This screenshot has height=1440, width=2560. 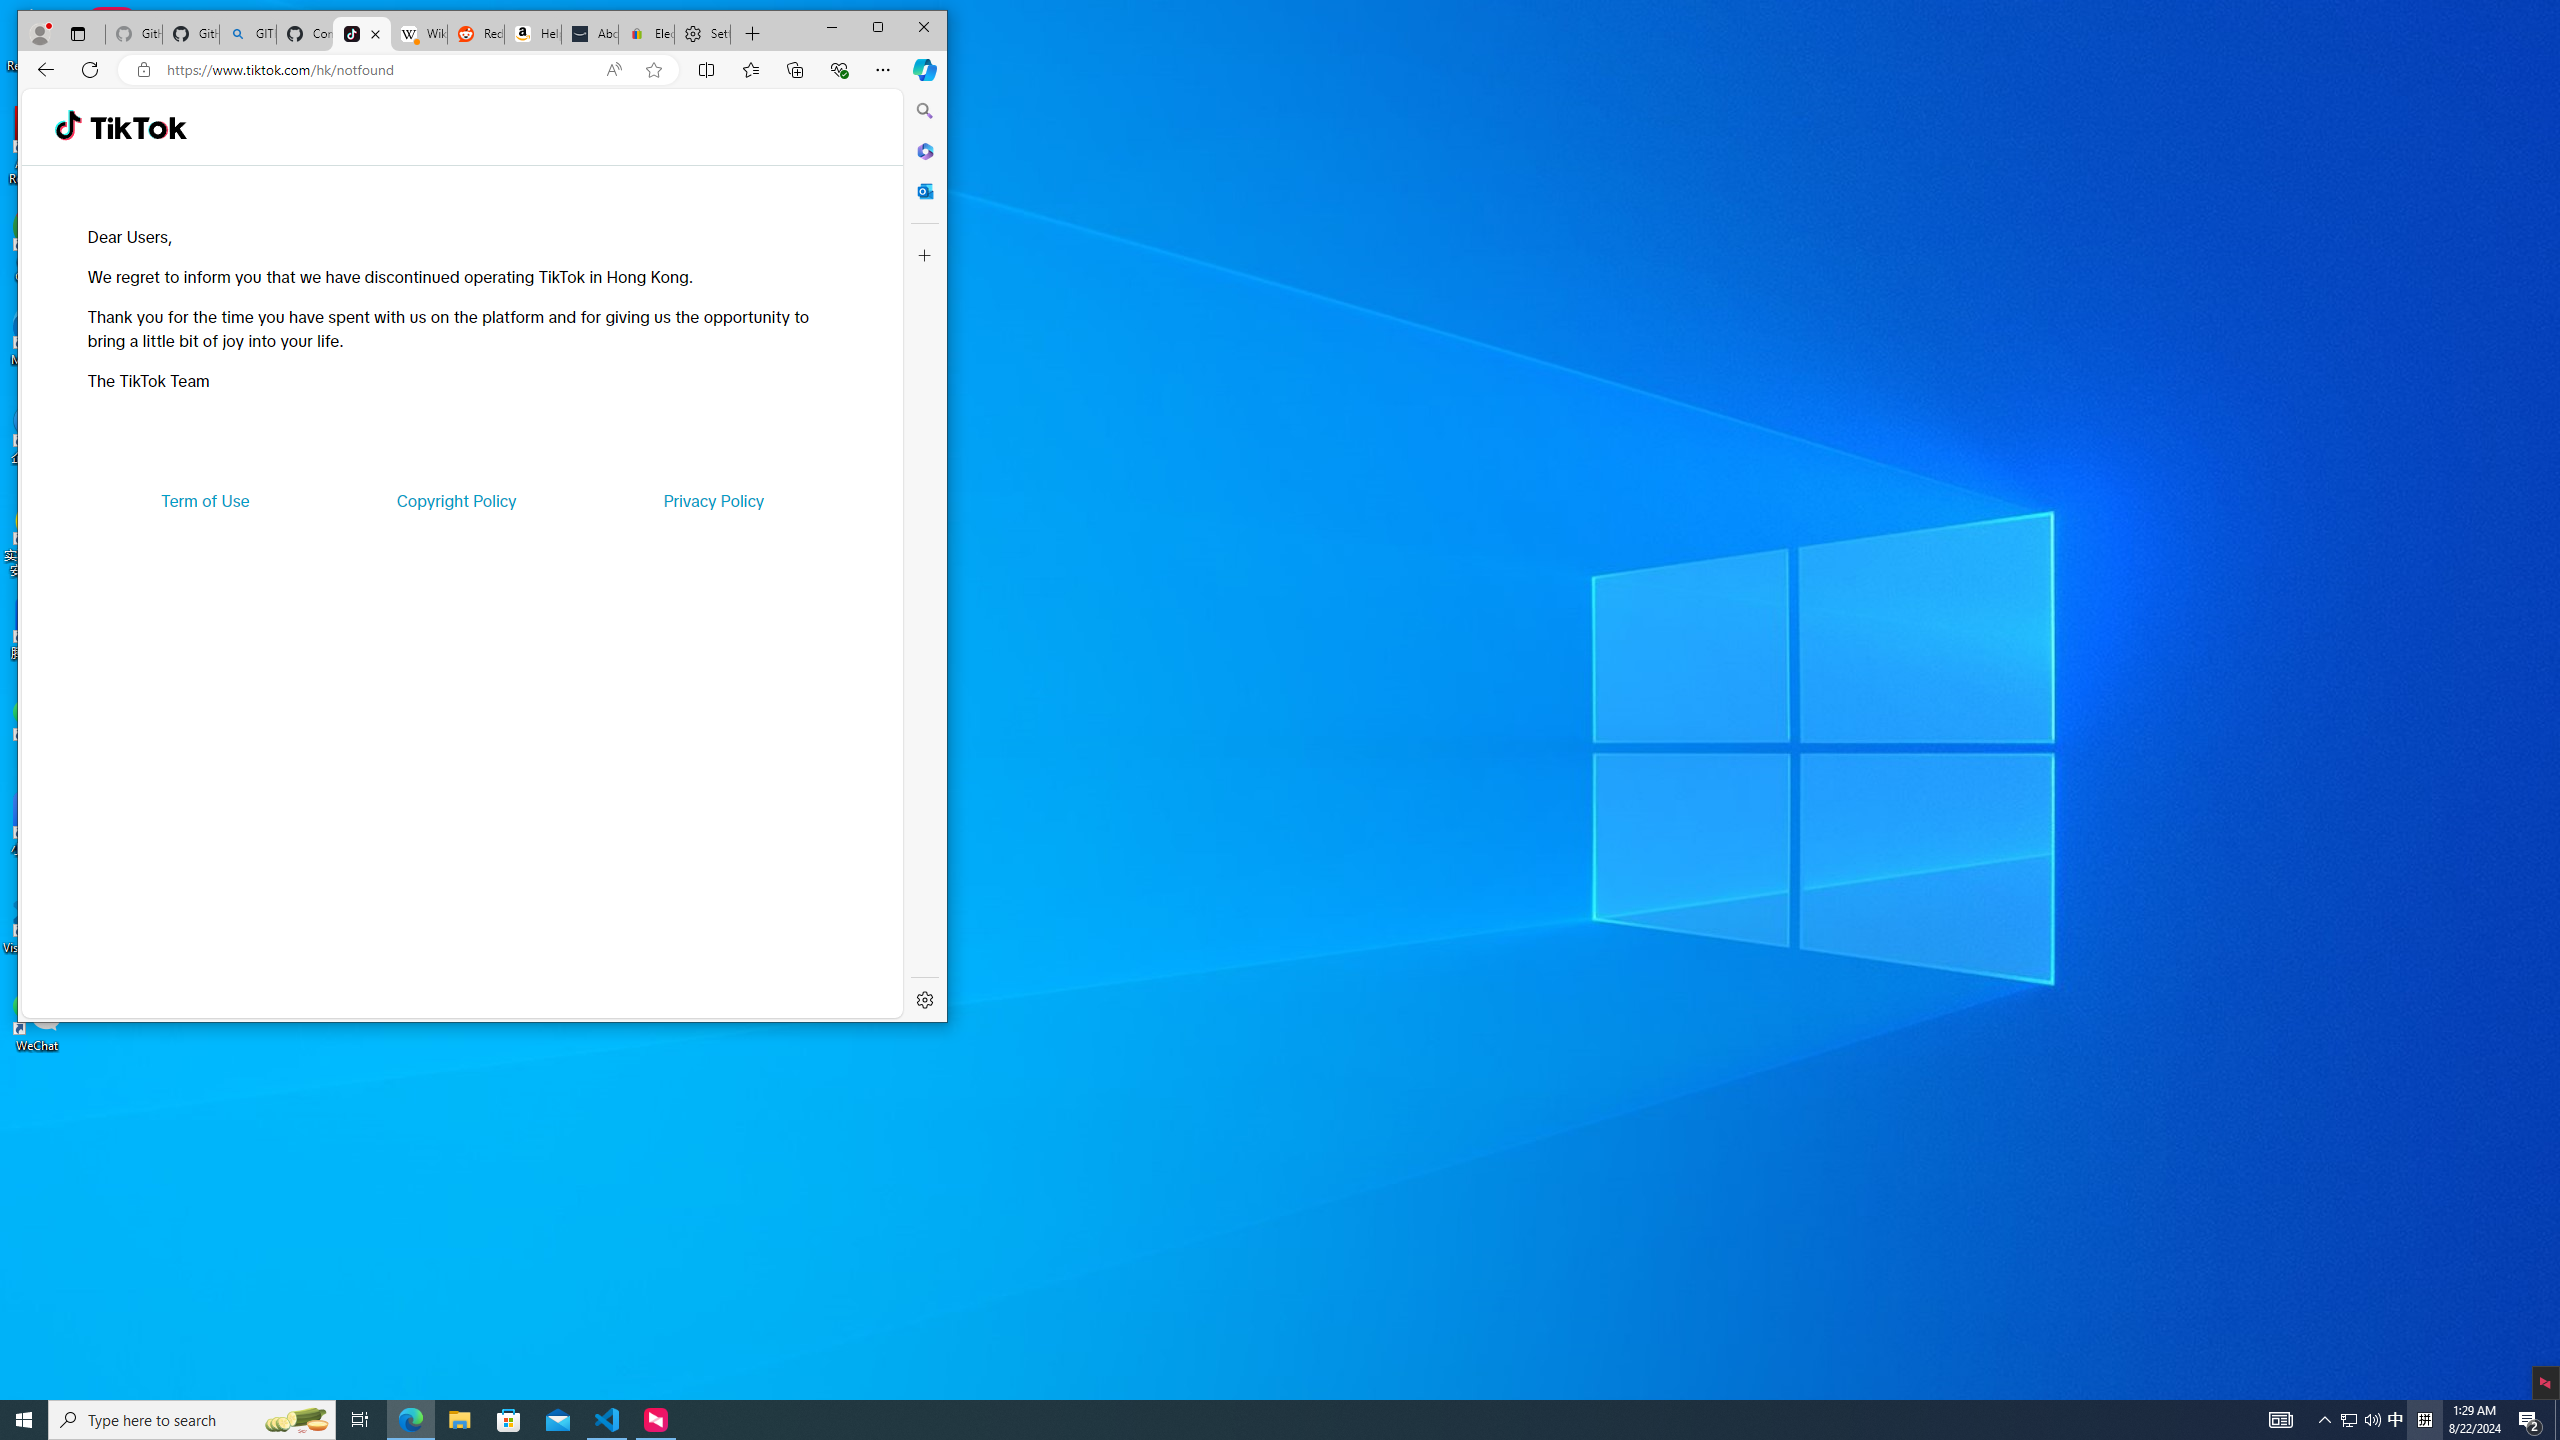 What do you see at coordinates (24, 1418) in the screenshot?
I see `'Start'` at bounding box center [24, 1418].